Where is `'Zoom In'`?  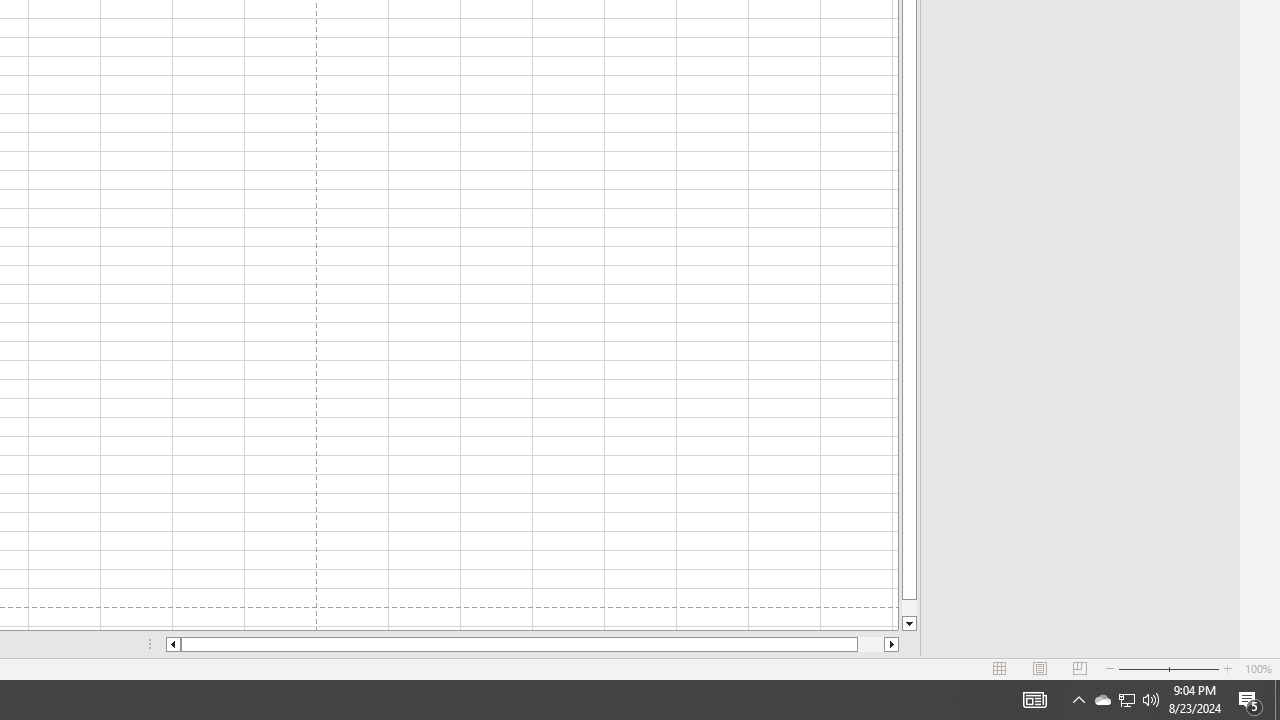 'Zoom In' is located at coordinates (1226, 669).